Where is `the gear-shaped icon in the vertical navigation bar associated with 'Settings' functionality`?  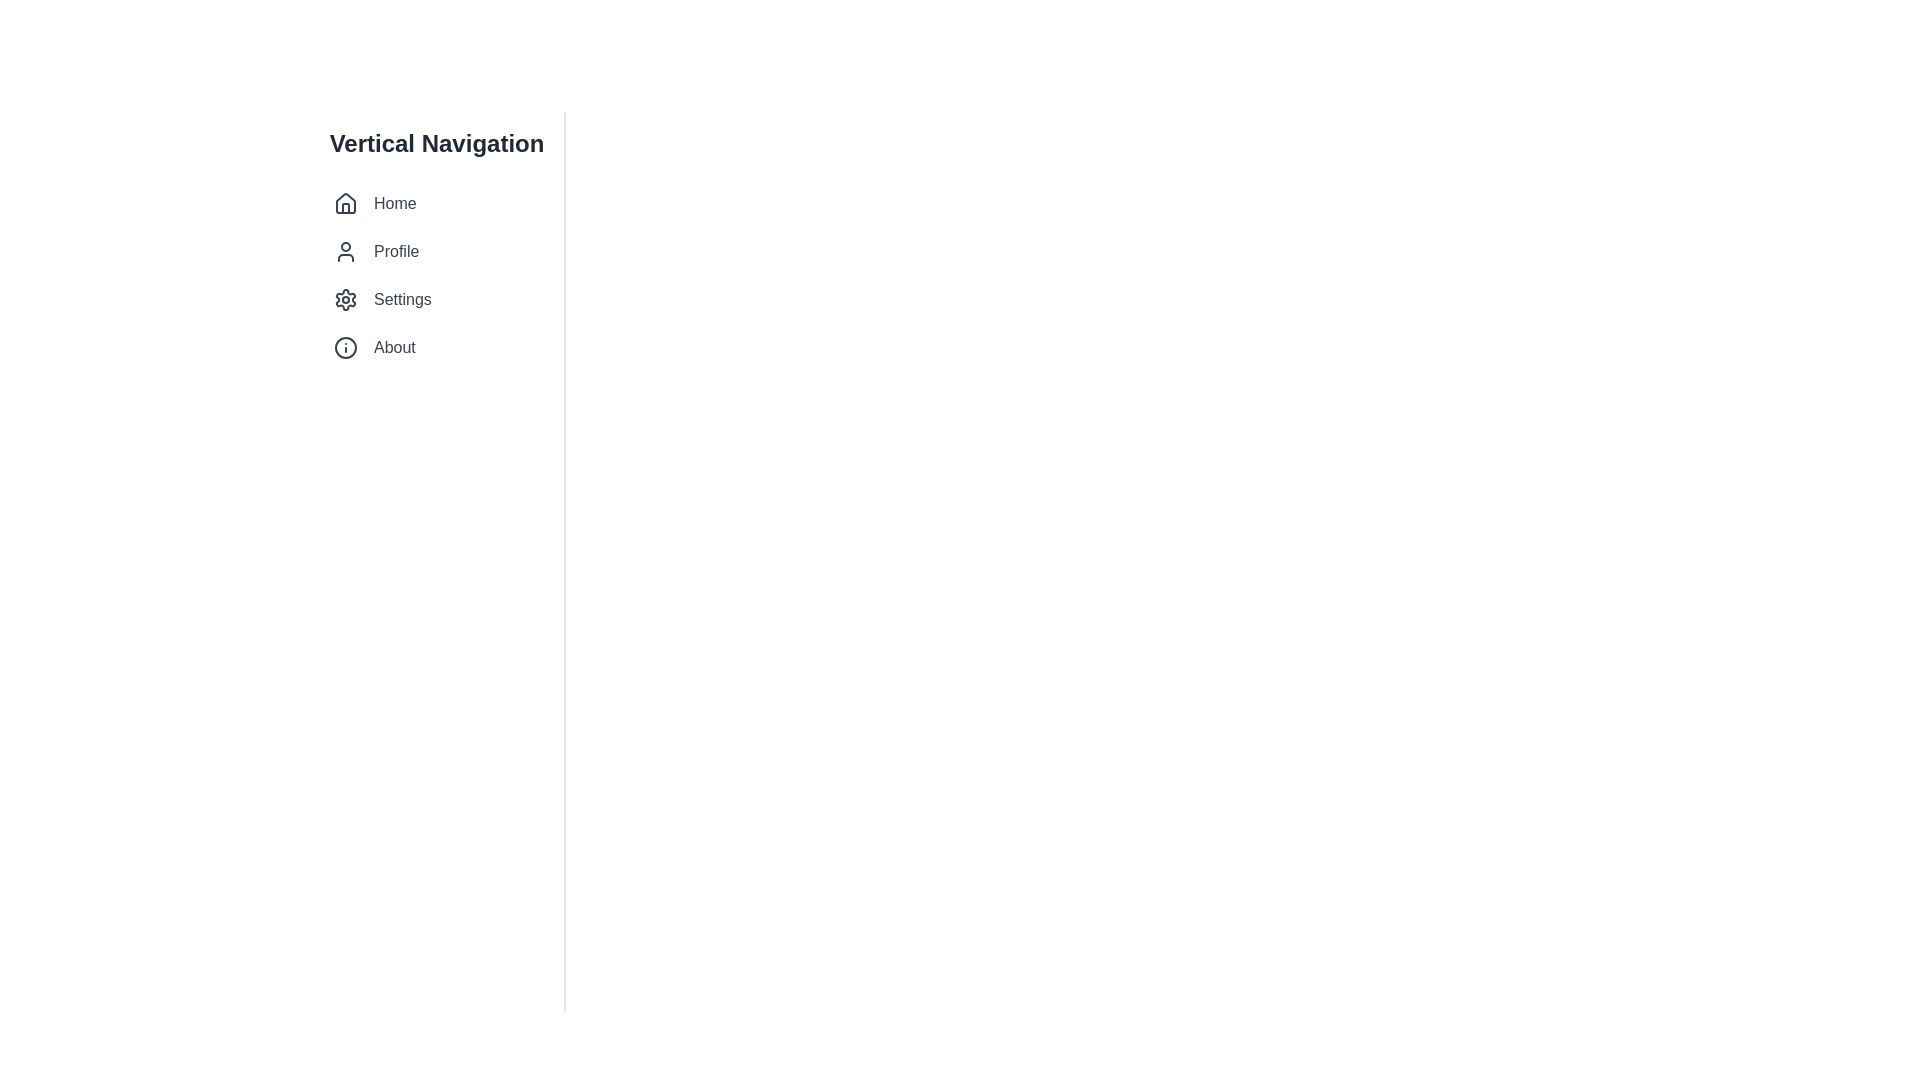
the gear-shaped icon in the vertical navigation bar associated with 'Settings' functionality is located at coordinates (345, 300).